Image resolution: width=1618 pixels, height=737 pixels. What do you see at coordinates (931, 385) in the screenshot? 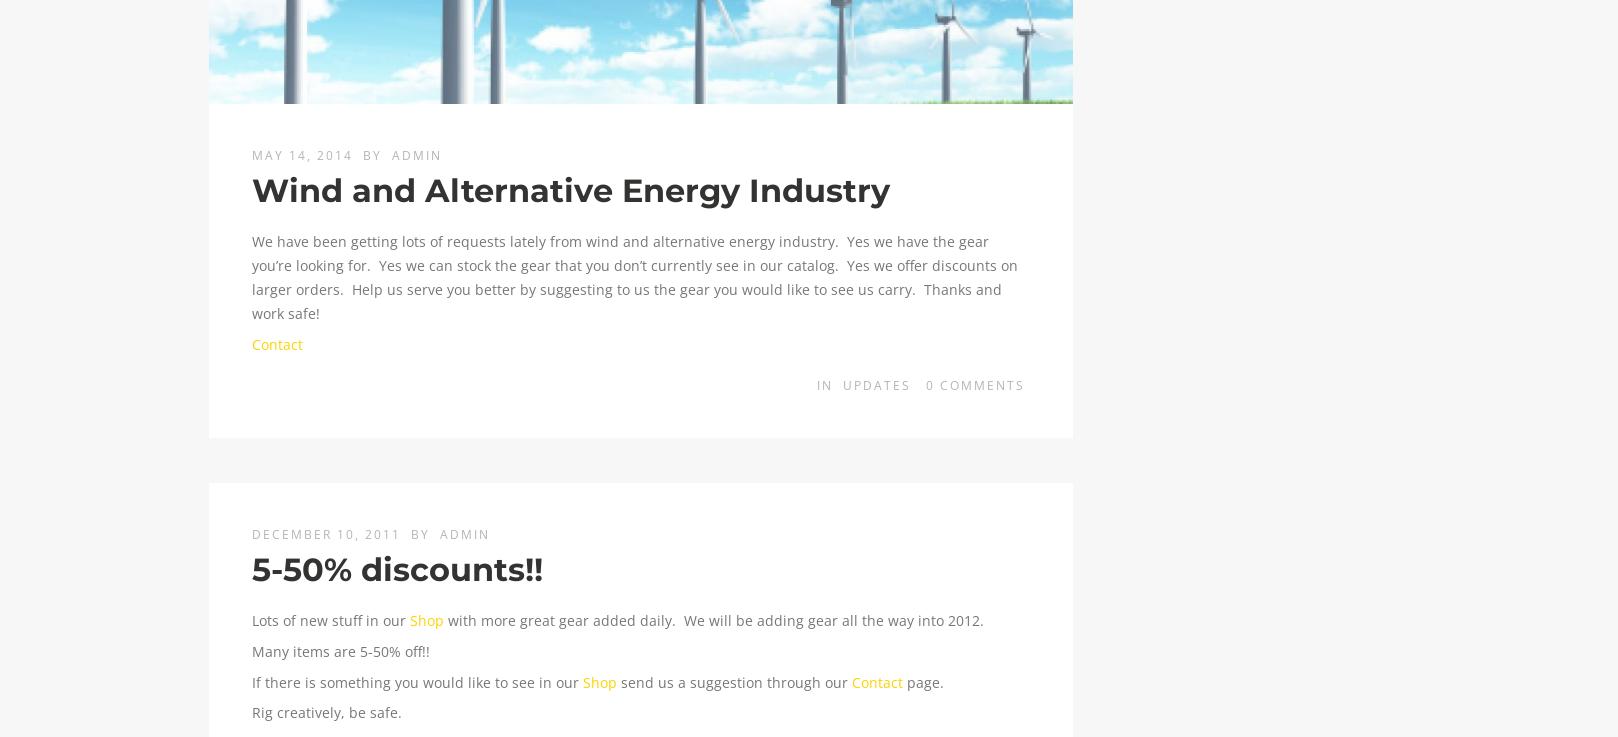
I see `'0'` at bounding box center [931, 385].